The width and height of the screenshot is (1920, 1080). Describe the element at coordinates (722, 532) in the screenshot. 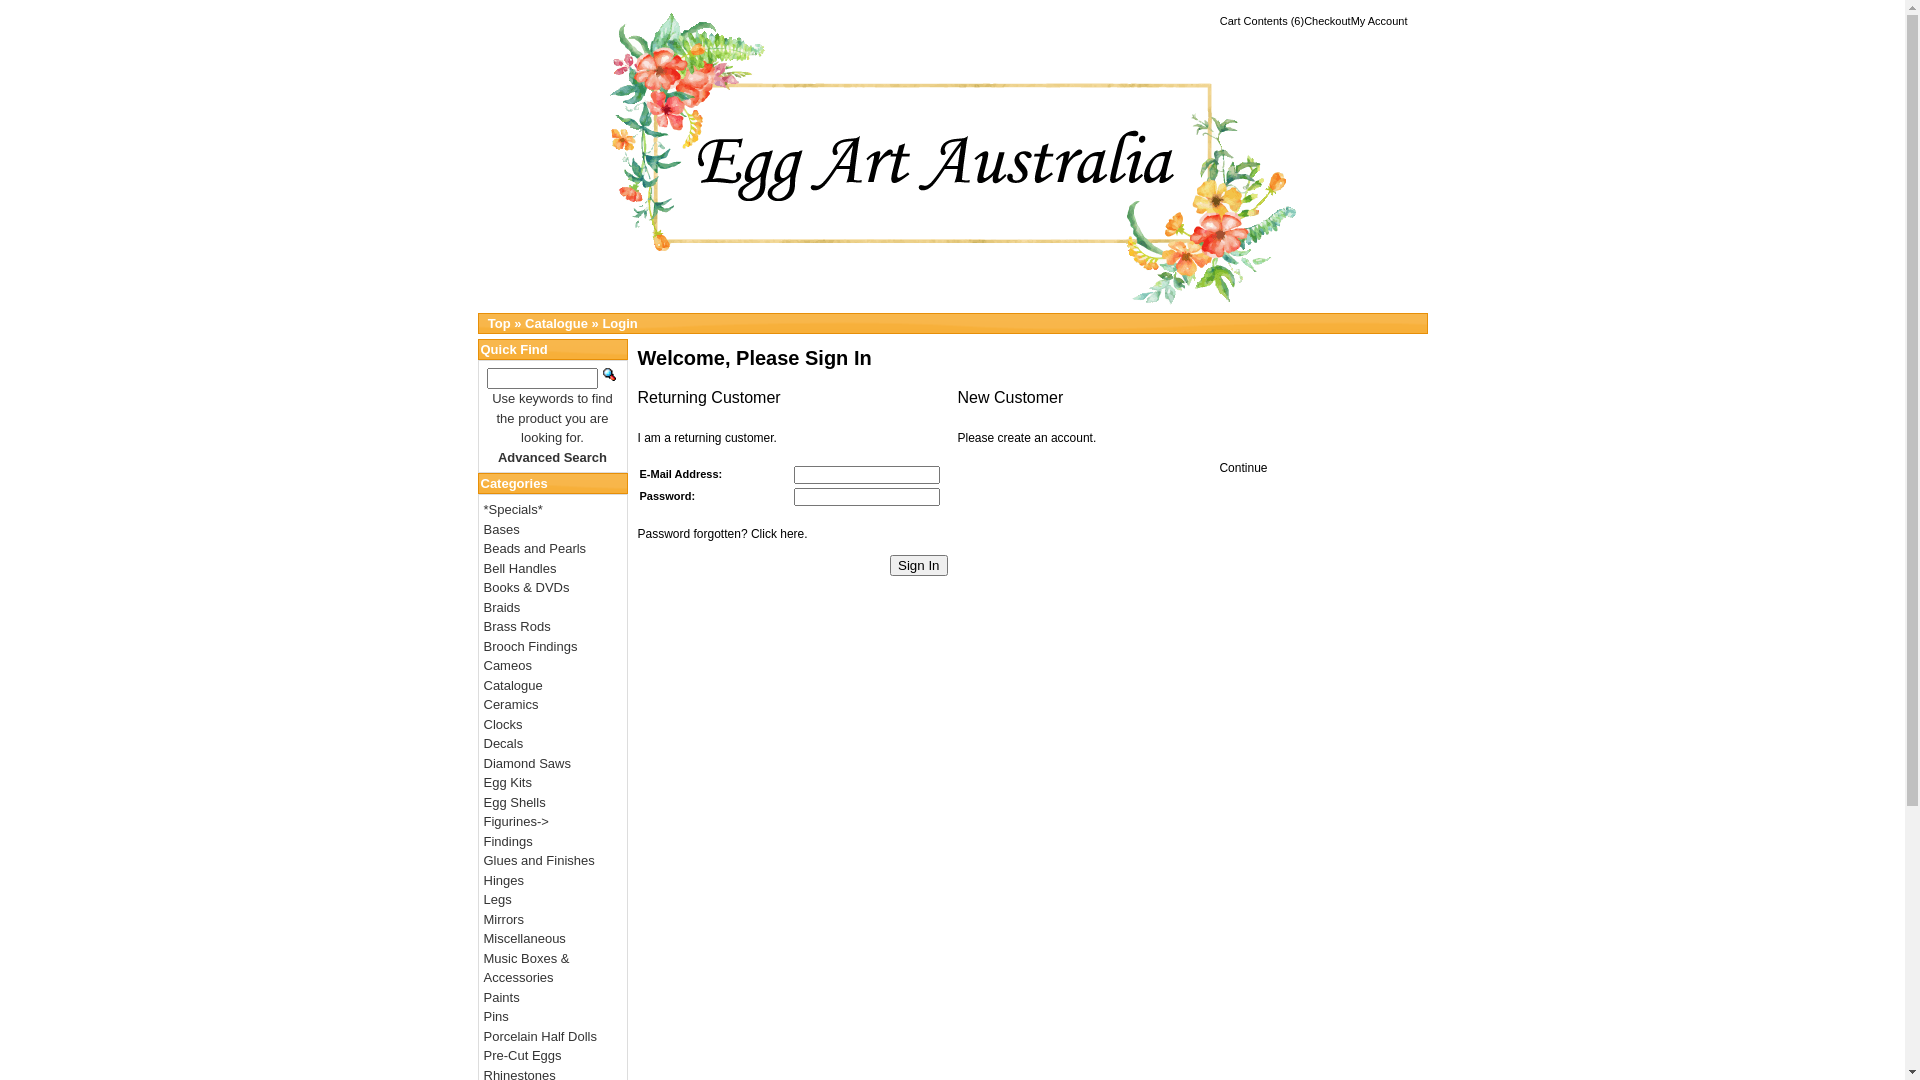

I see `'Password forgotten? Click here.'` at that location.